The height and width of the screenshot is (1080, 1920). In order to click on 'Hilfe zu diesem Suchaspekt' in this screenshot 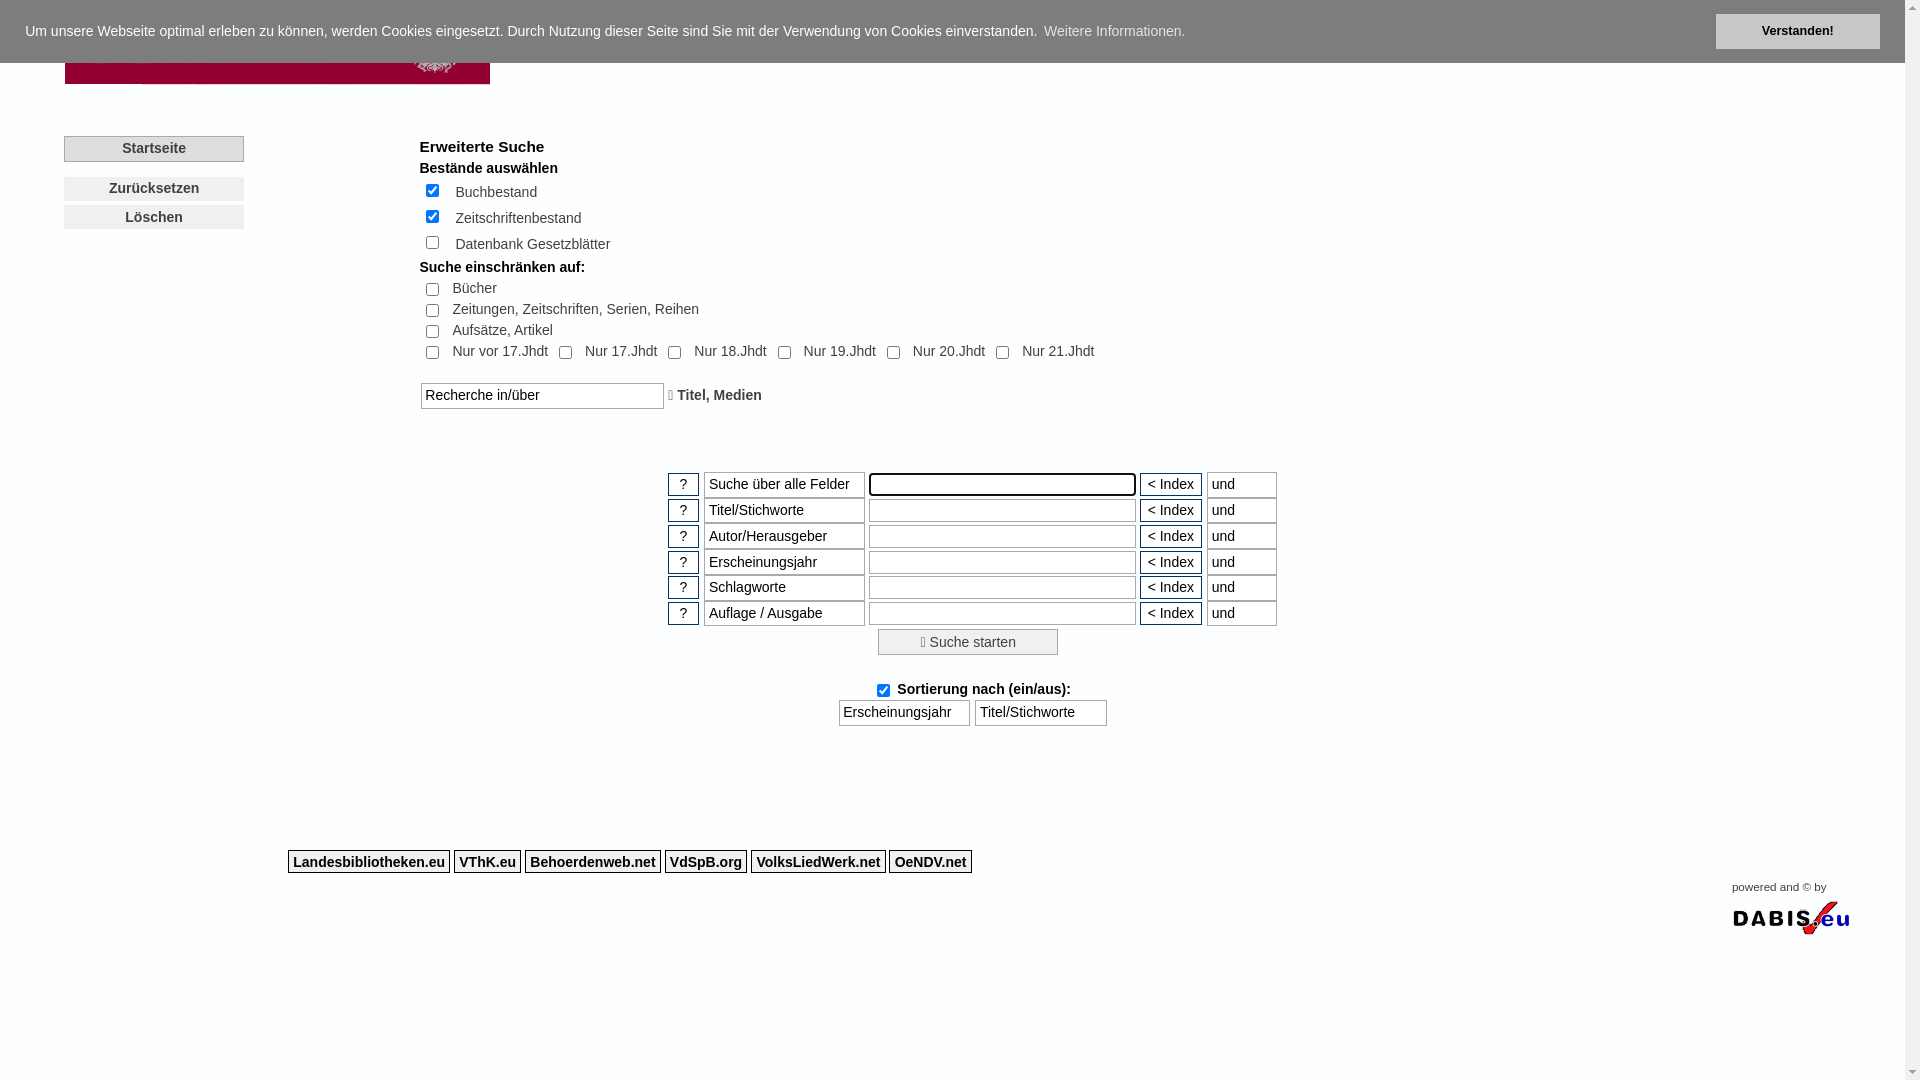, I will do `click(683, 586)`.